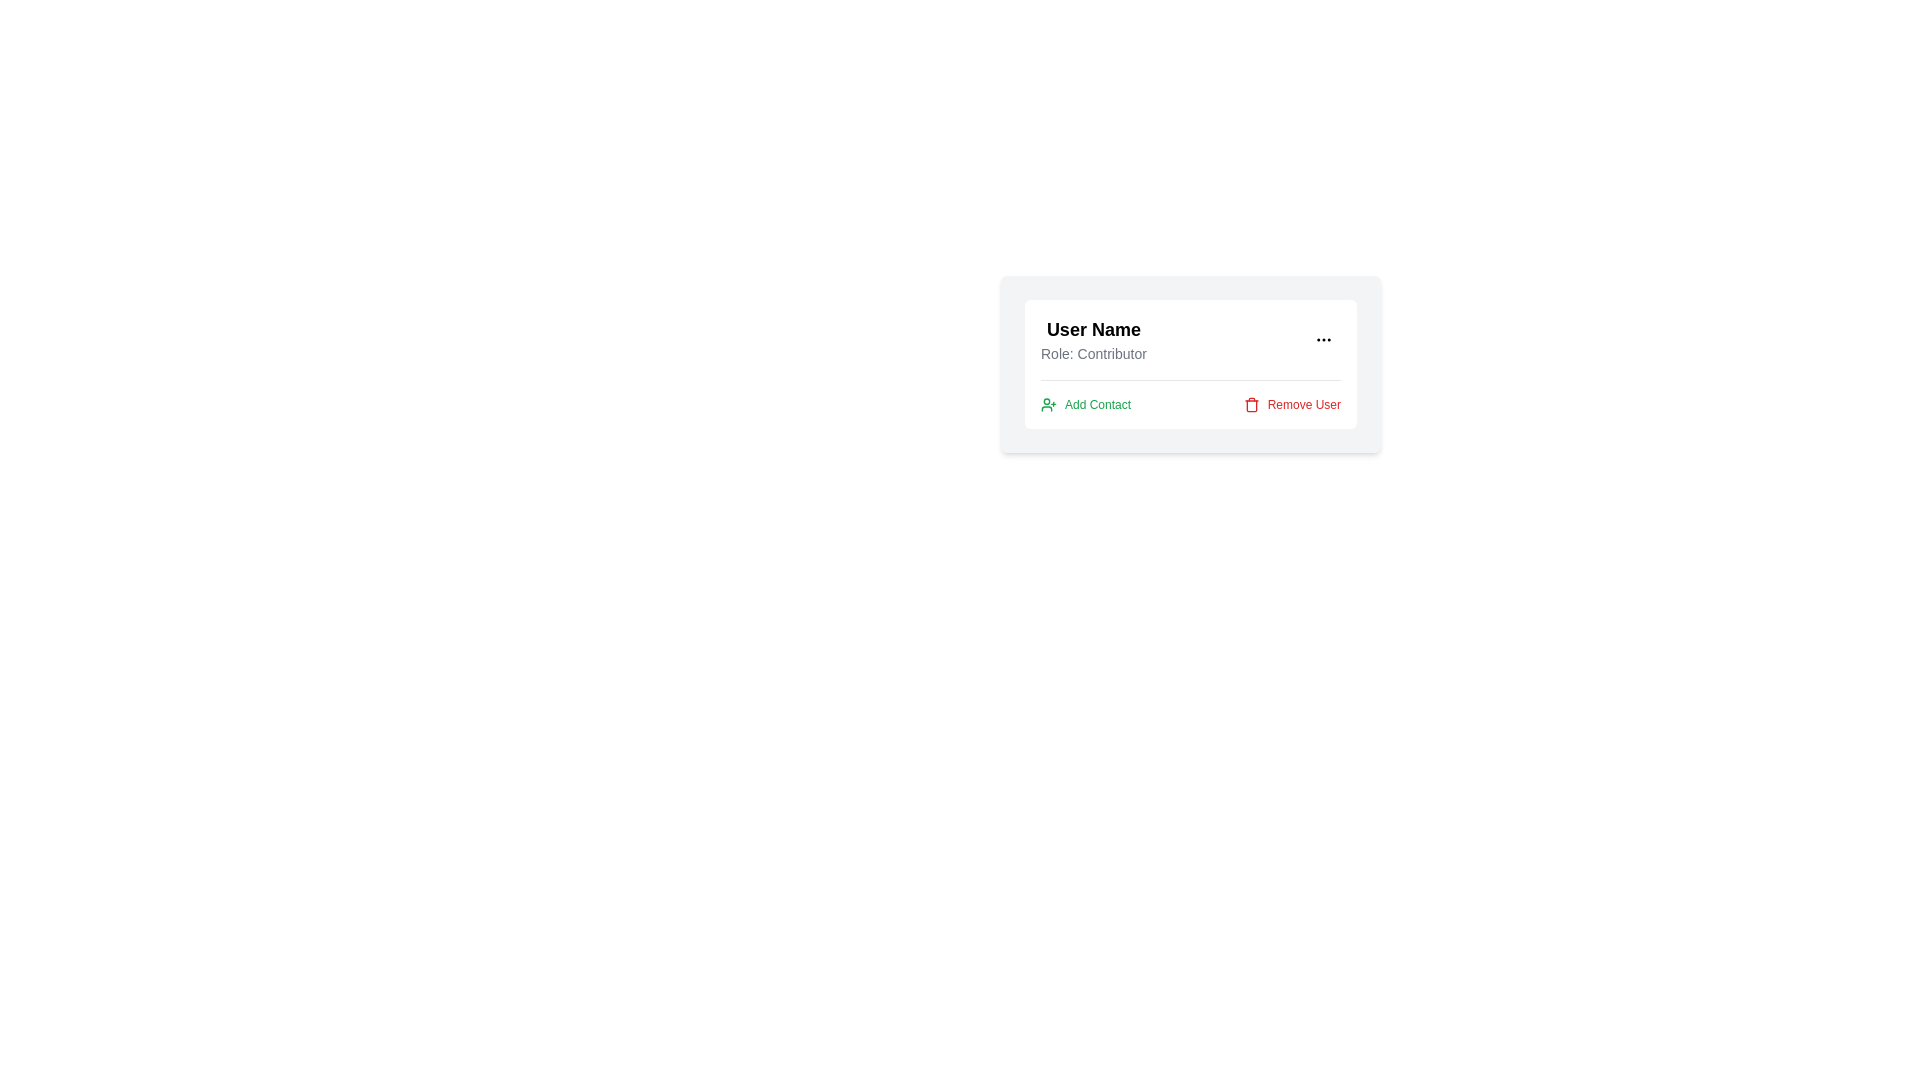  Describe the element at coordinates (1084, 405) in the screenshot. I see `the 'Add Contact' button, which is a green button with a user icon and text` at that location.